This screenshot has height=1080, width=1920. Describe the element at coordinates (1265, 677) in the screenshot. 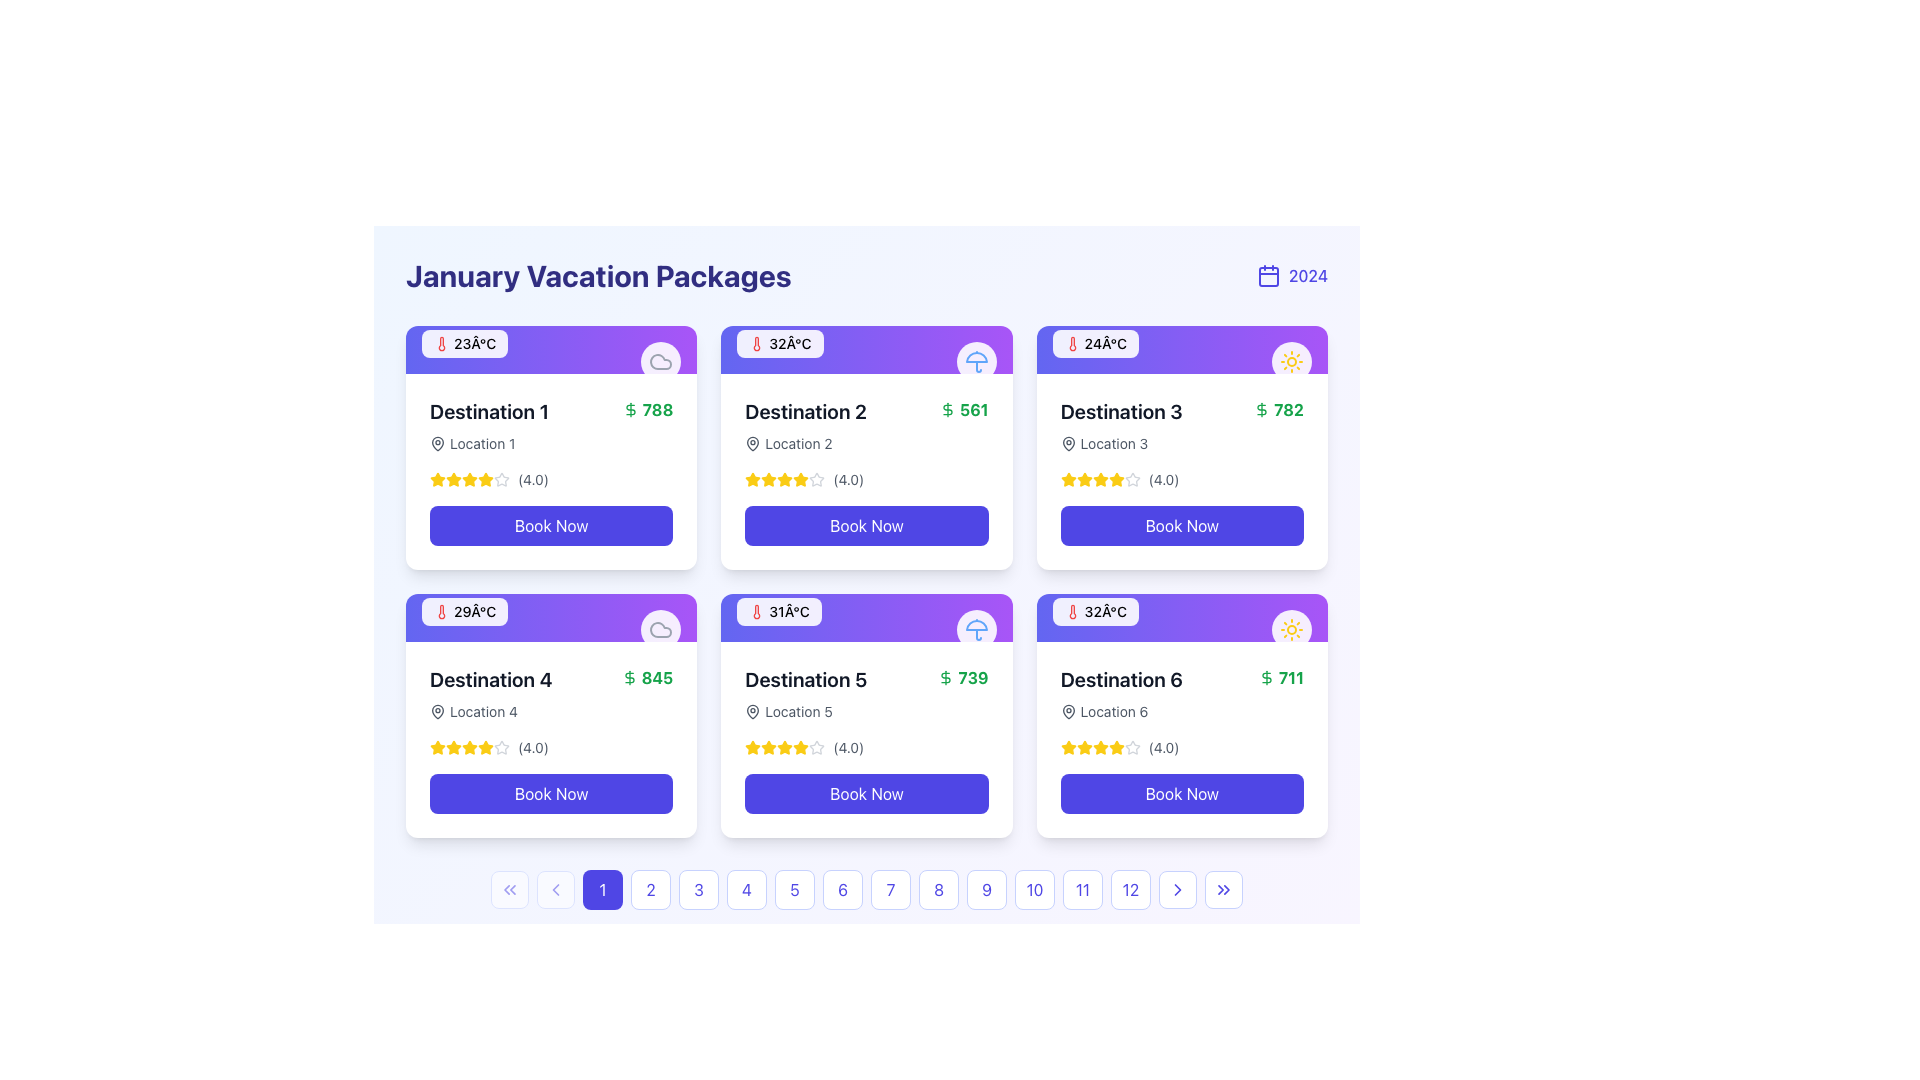

I see `the SVG icon representing the monetary value associated with the numeric label '711', which is located on the left side of its group within the card labeled 'Destination 6'` at that location.